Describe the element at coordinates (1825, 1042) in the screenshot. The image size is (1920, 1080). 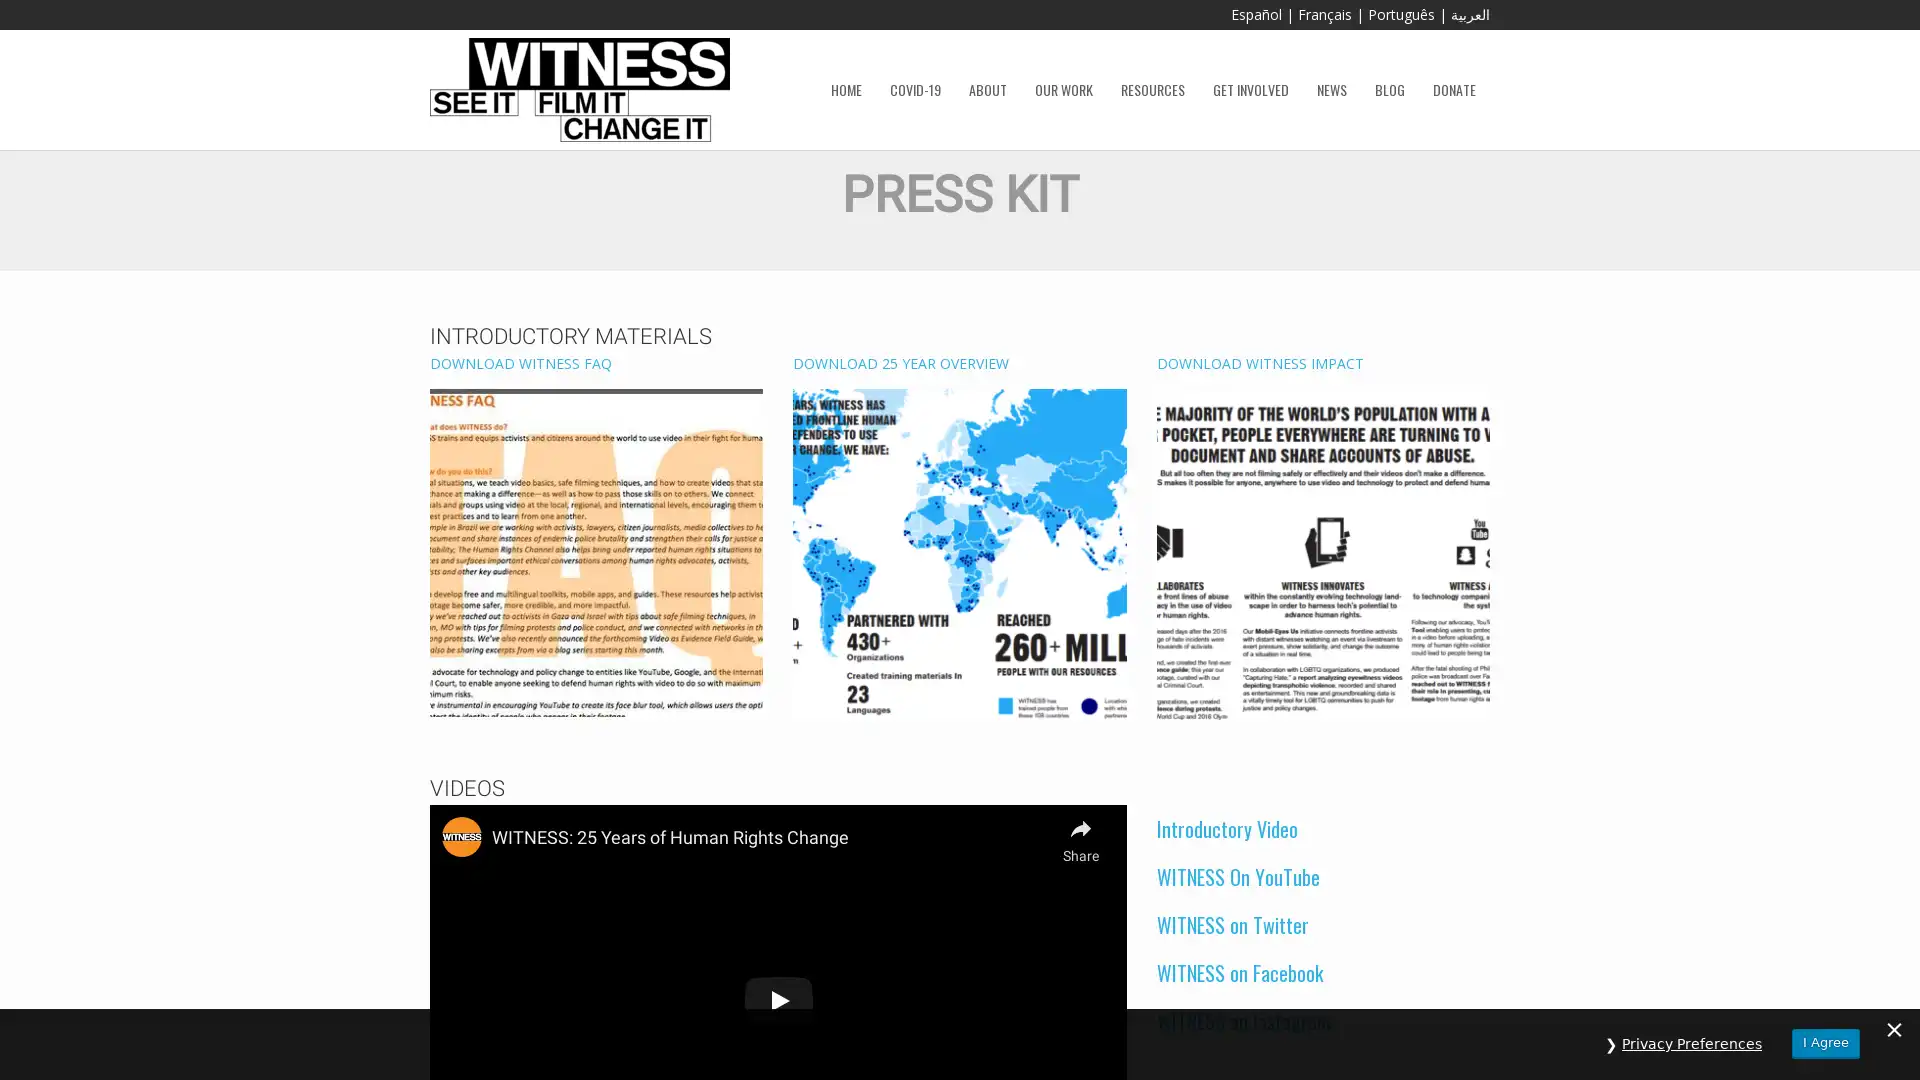
I see `I Agree` at that location.